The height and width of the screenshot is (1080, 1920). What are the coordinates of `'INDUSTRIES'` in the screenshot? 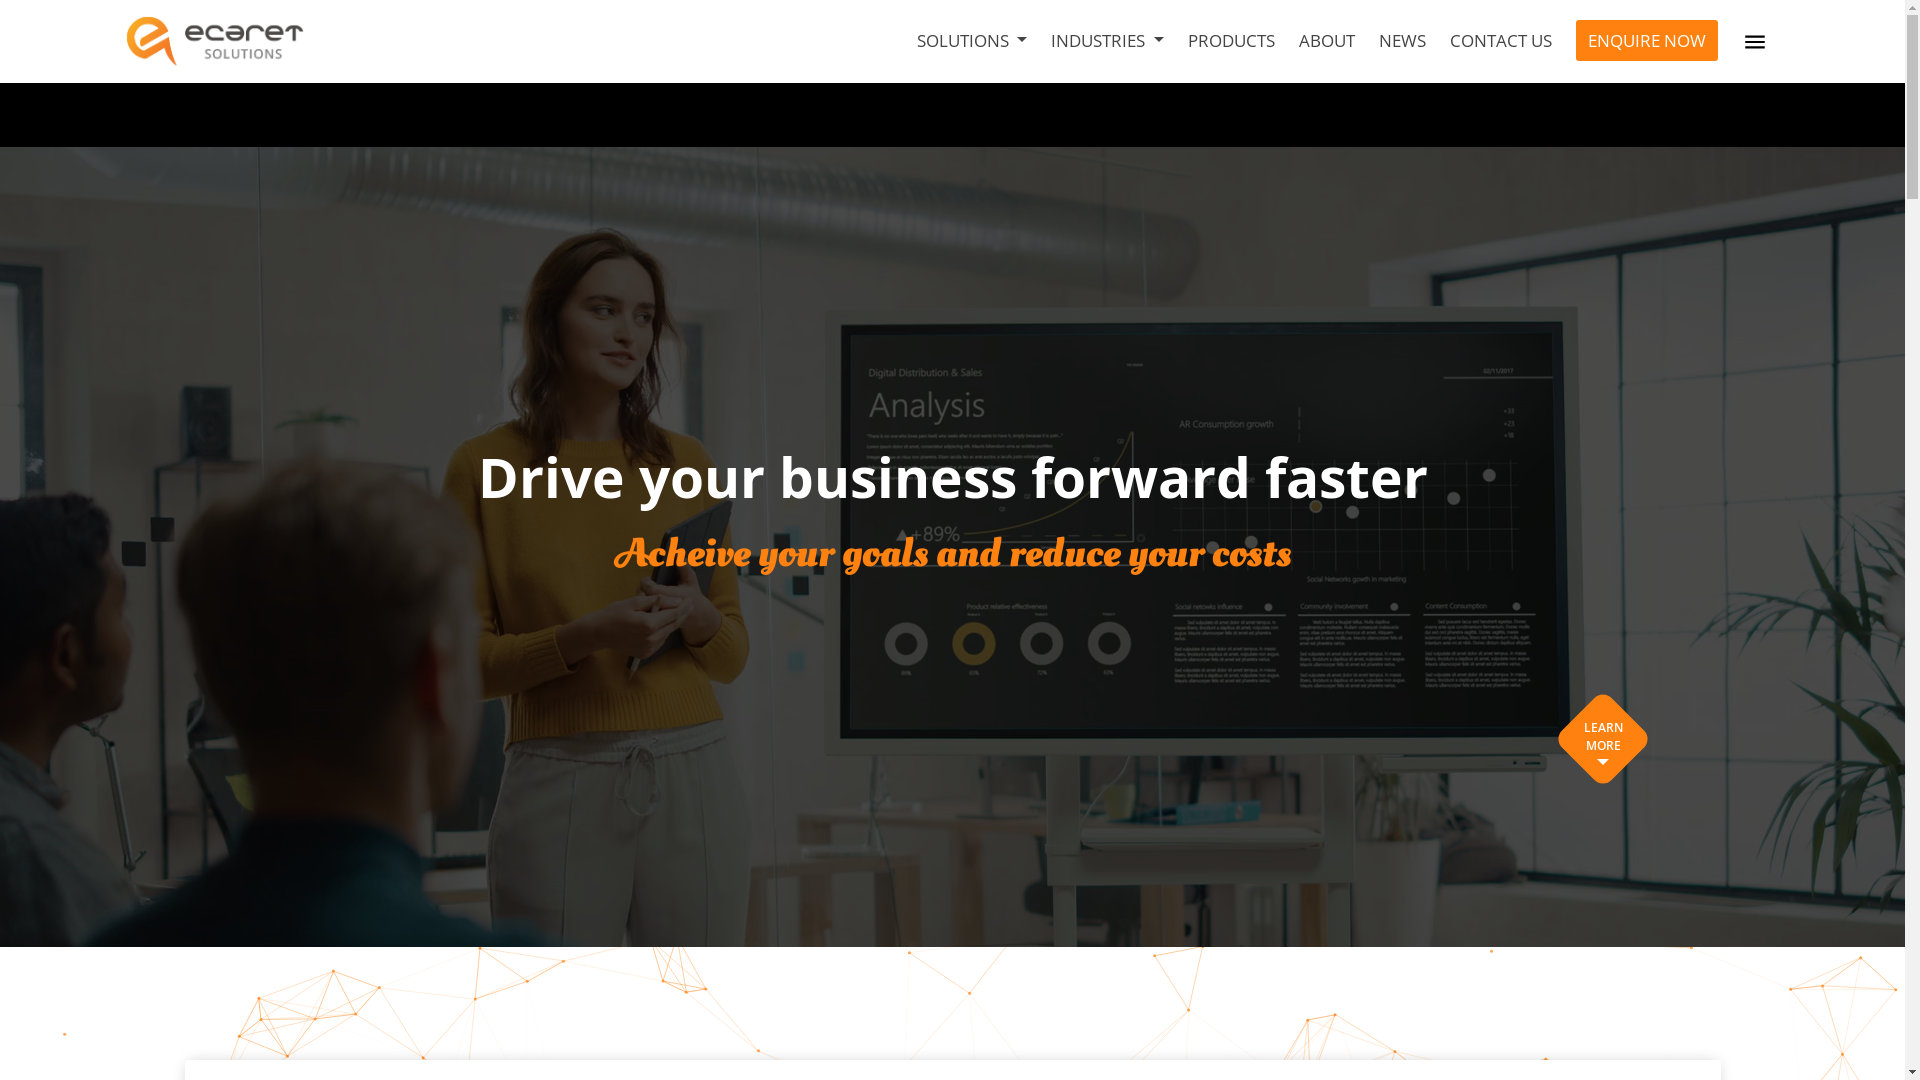 It's located at (1106, 41).